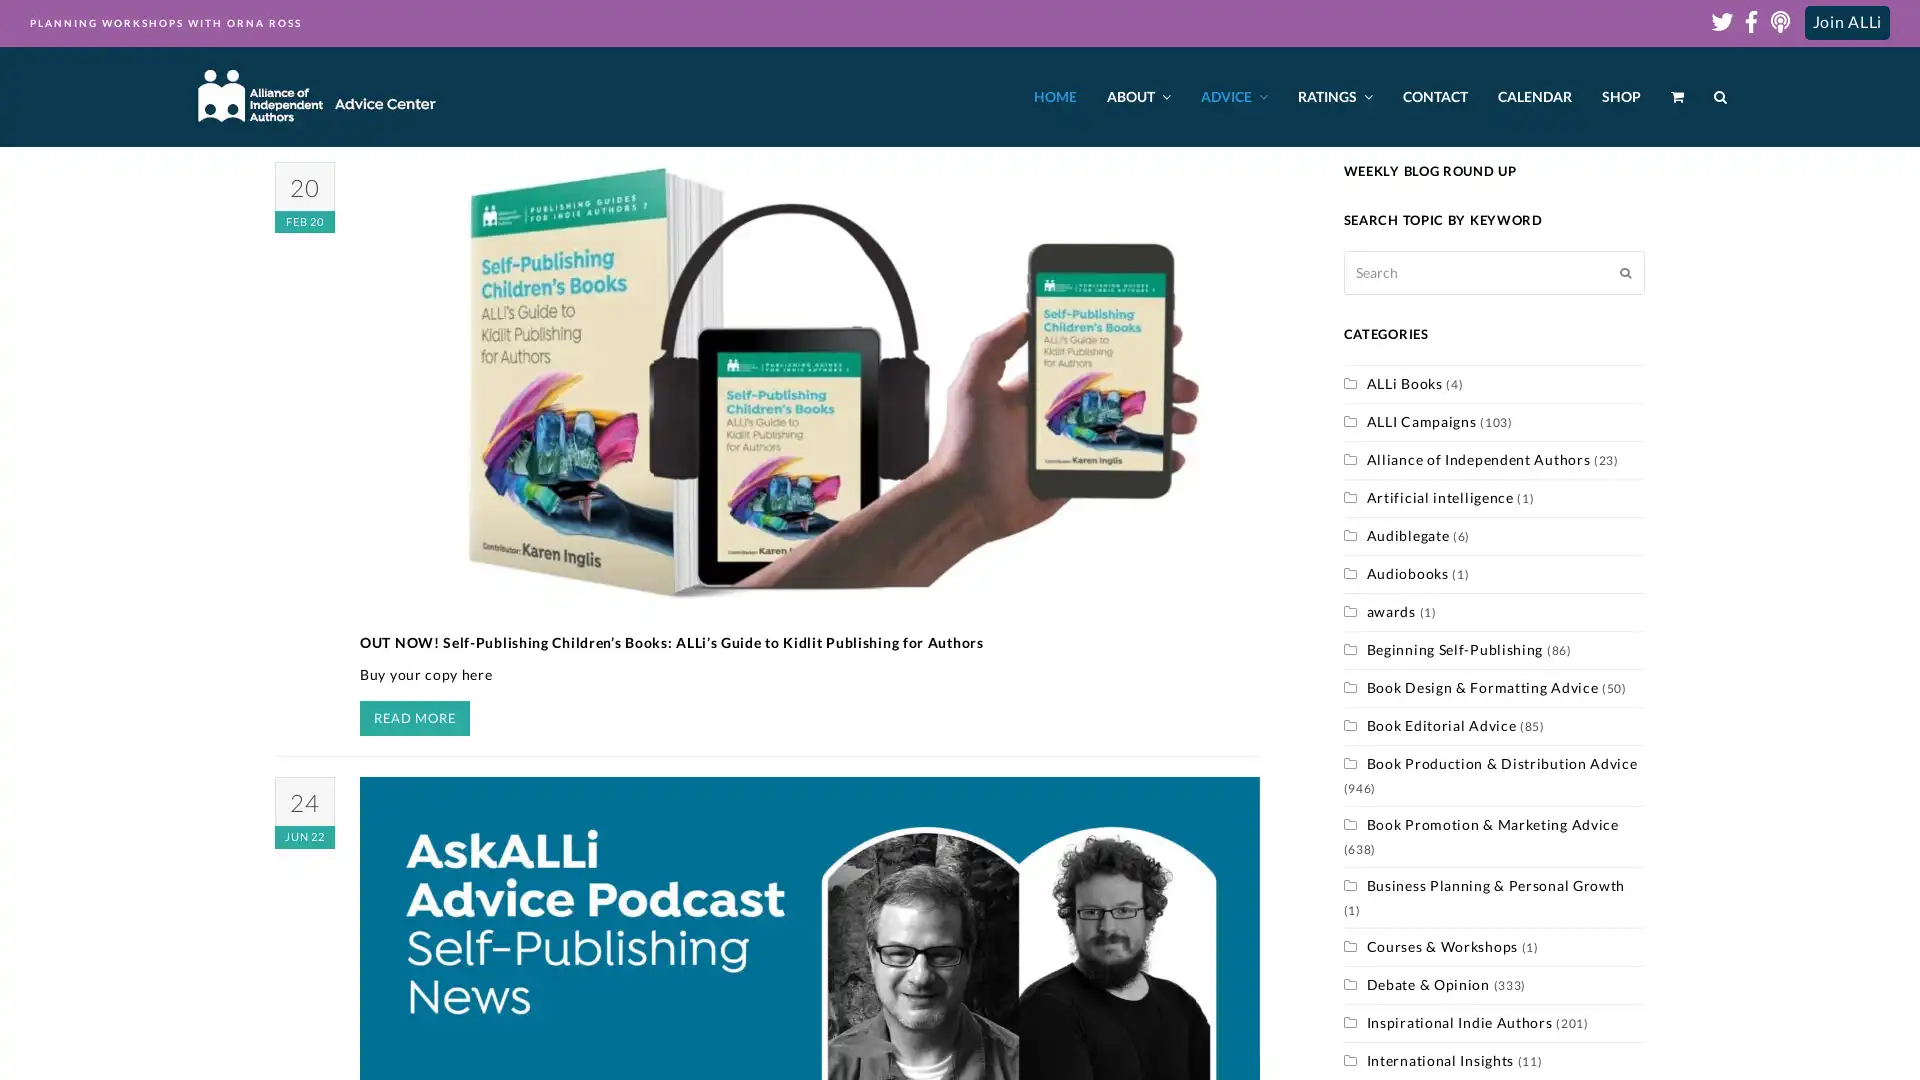 The width and height of the screenshot is (1920, 1080). What do you see at coordinates (1625, 272) in the screenshot?
I see `SUBMIT` at bounding box center [1625, 272].